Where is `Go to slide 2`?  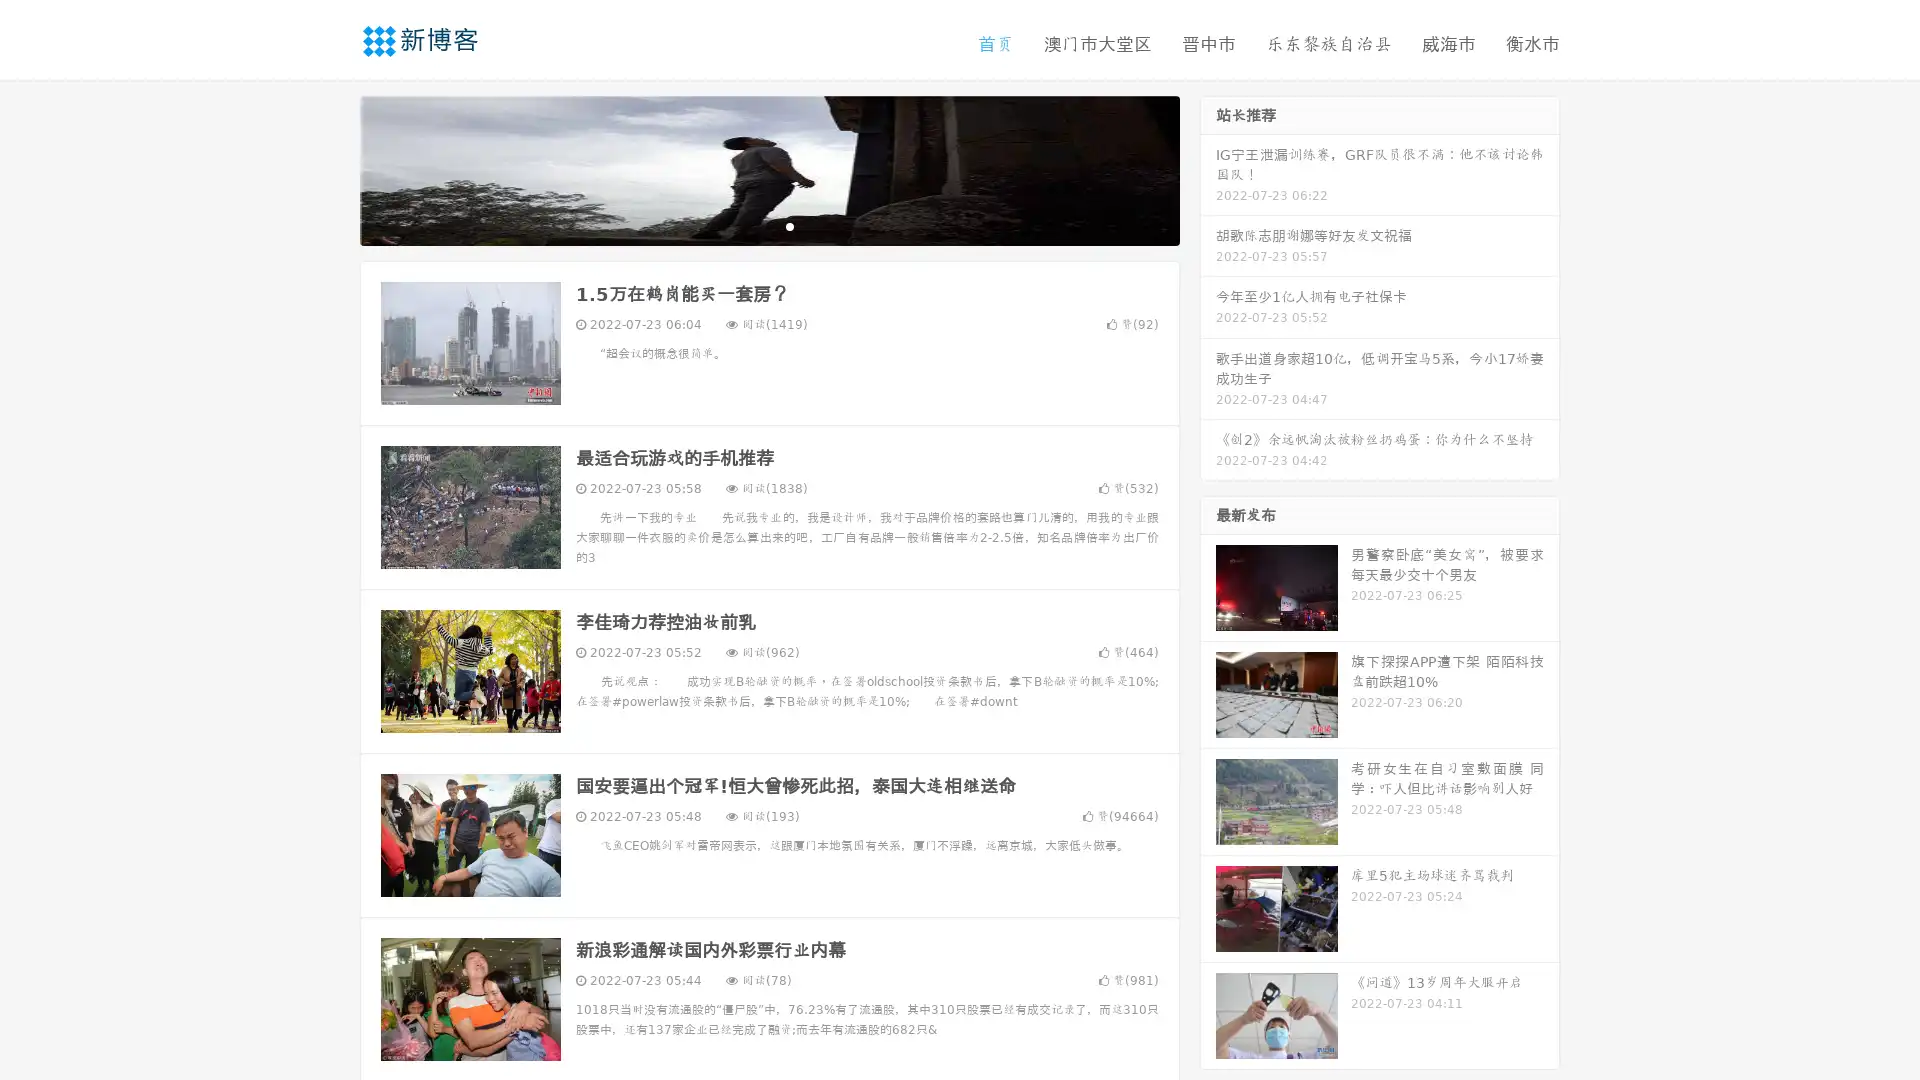
Go to slide 2 is located at coordinates (768, 225).